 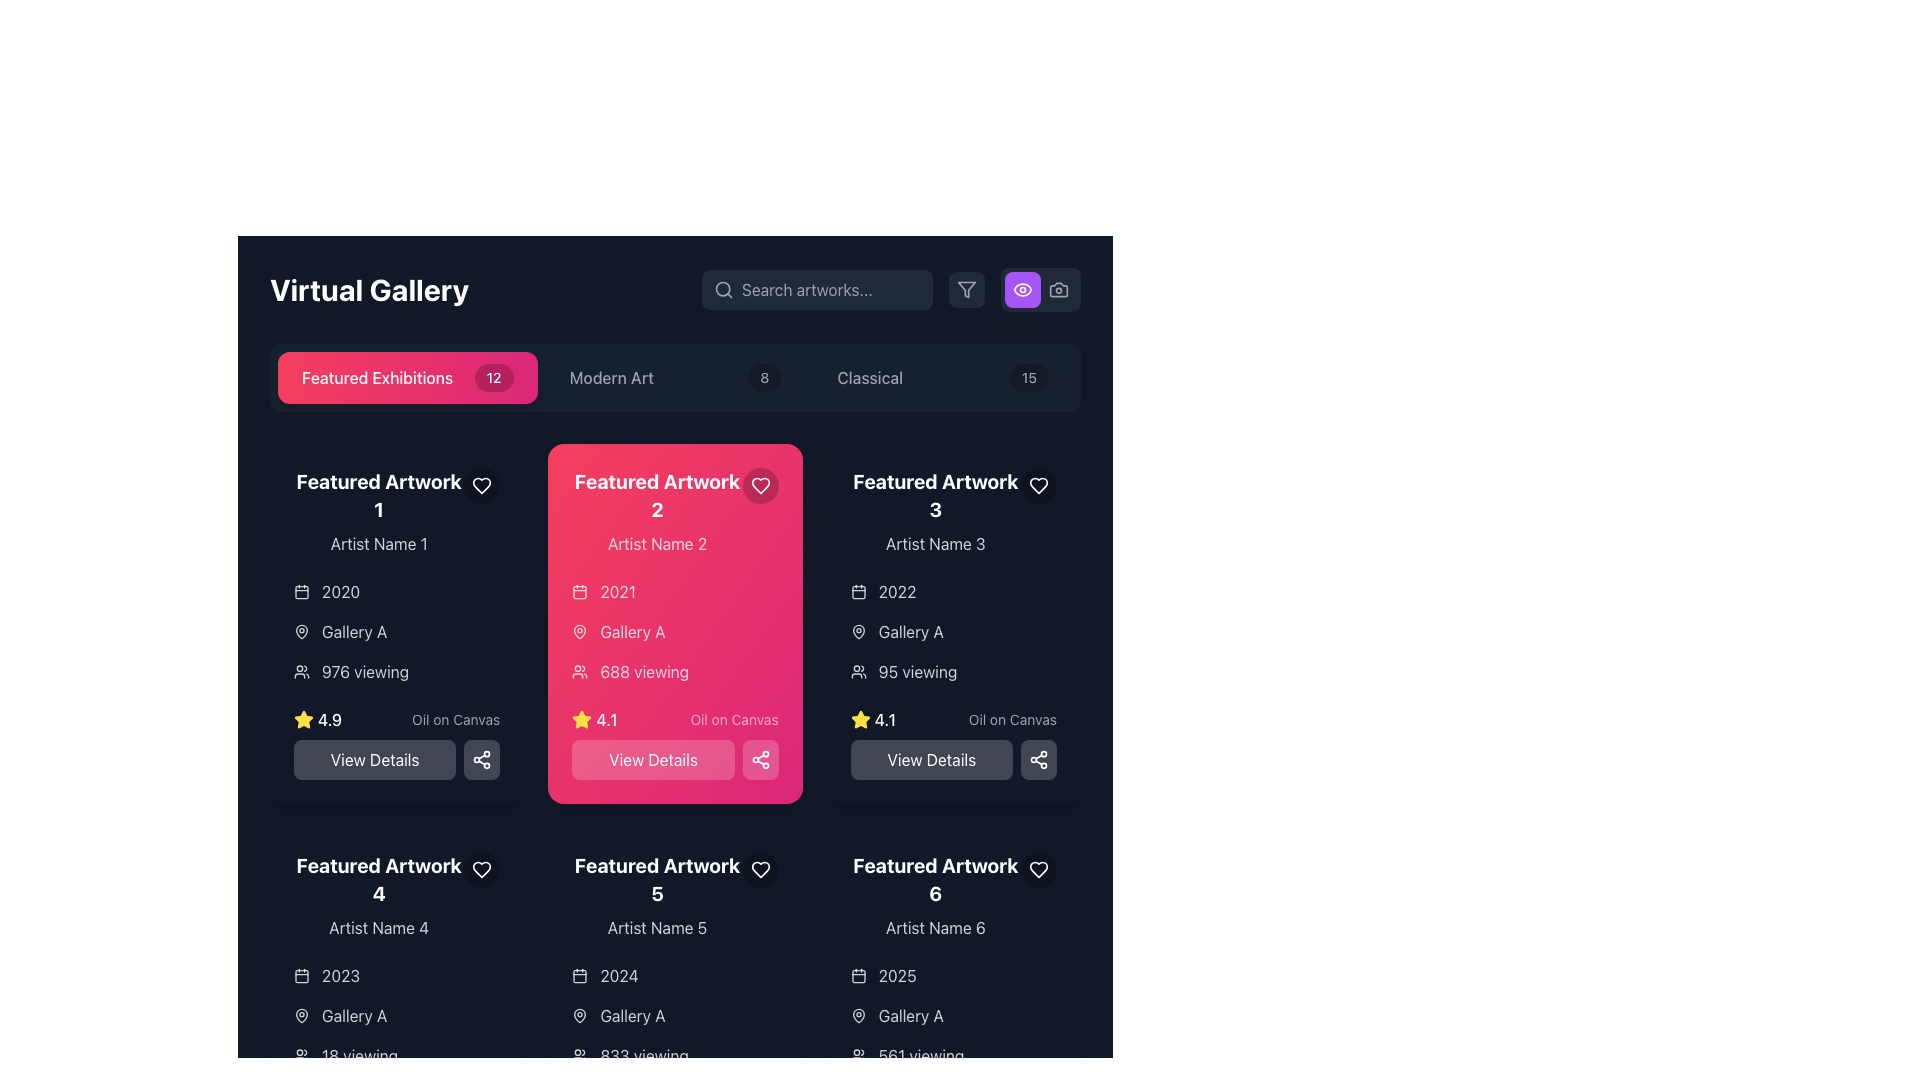 I want to click on the details of the artwork card located in the lower row of the grid layout, in the middle column, specifically positioned to the right of the fourth artwork card and to the left of the sixth artwork card, so click(x=675, y=894).